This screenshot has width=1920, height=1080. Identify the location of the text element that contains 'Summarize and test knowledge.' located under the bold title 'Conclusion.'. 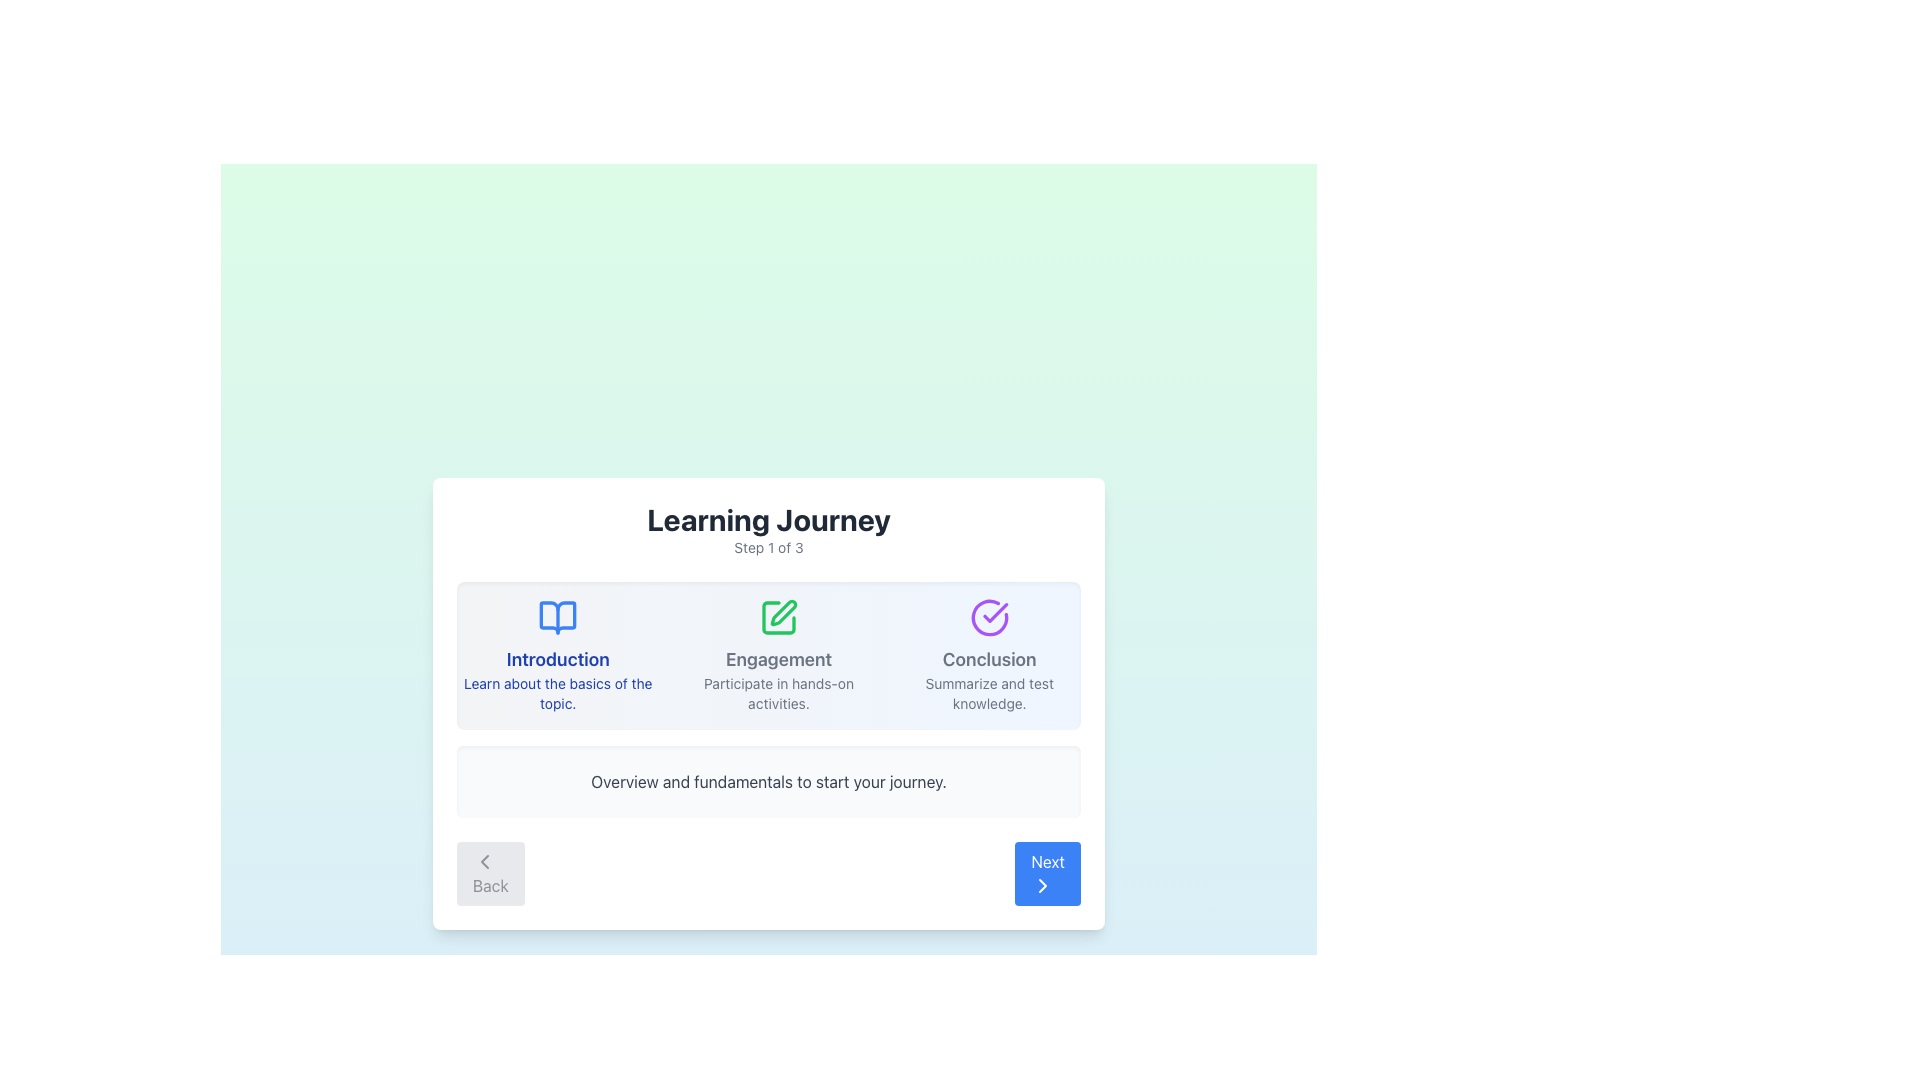
(989, 693).